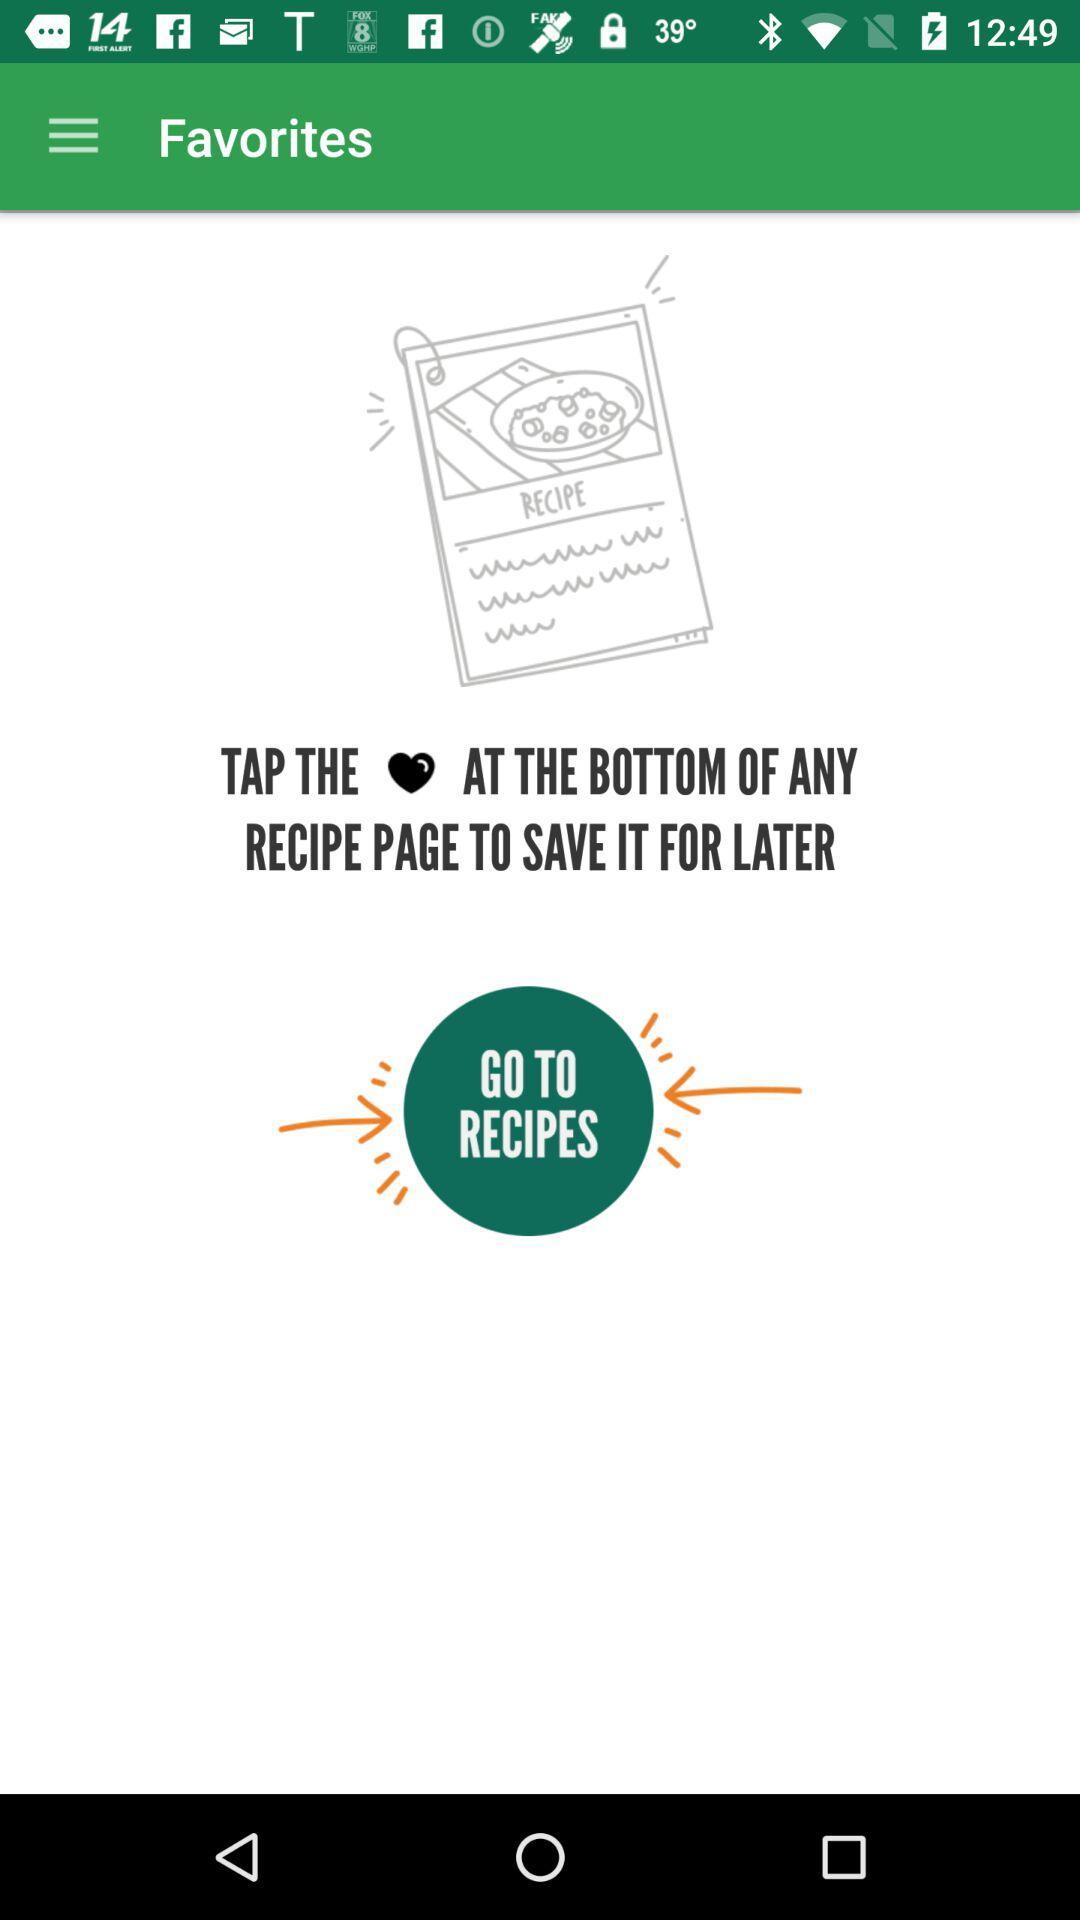 Image resolution: width=1080 pixels, height=1920 pixels. What do you see at coordinates (540, 1110) in the screenshot?
I see `recipes` at bounding box center [540, 1110].